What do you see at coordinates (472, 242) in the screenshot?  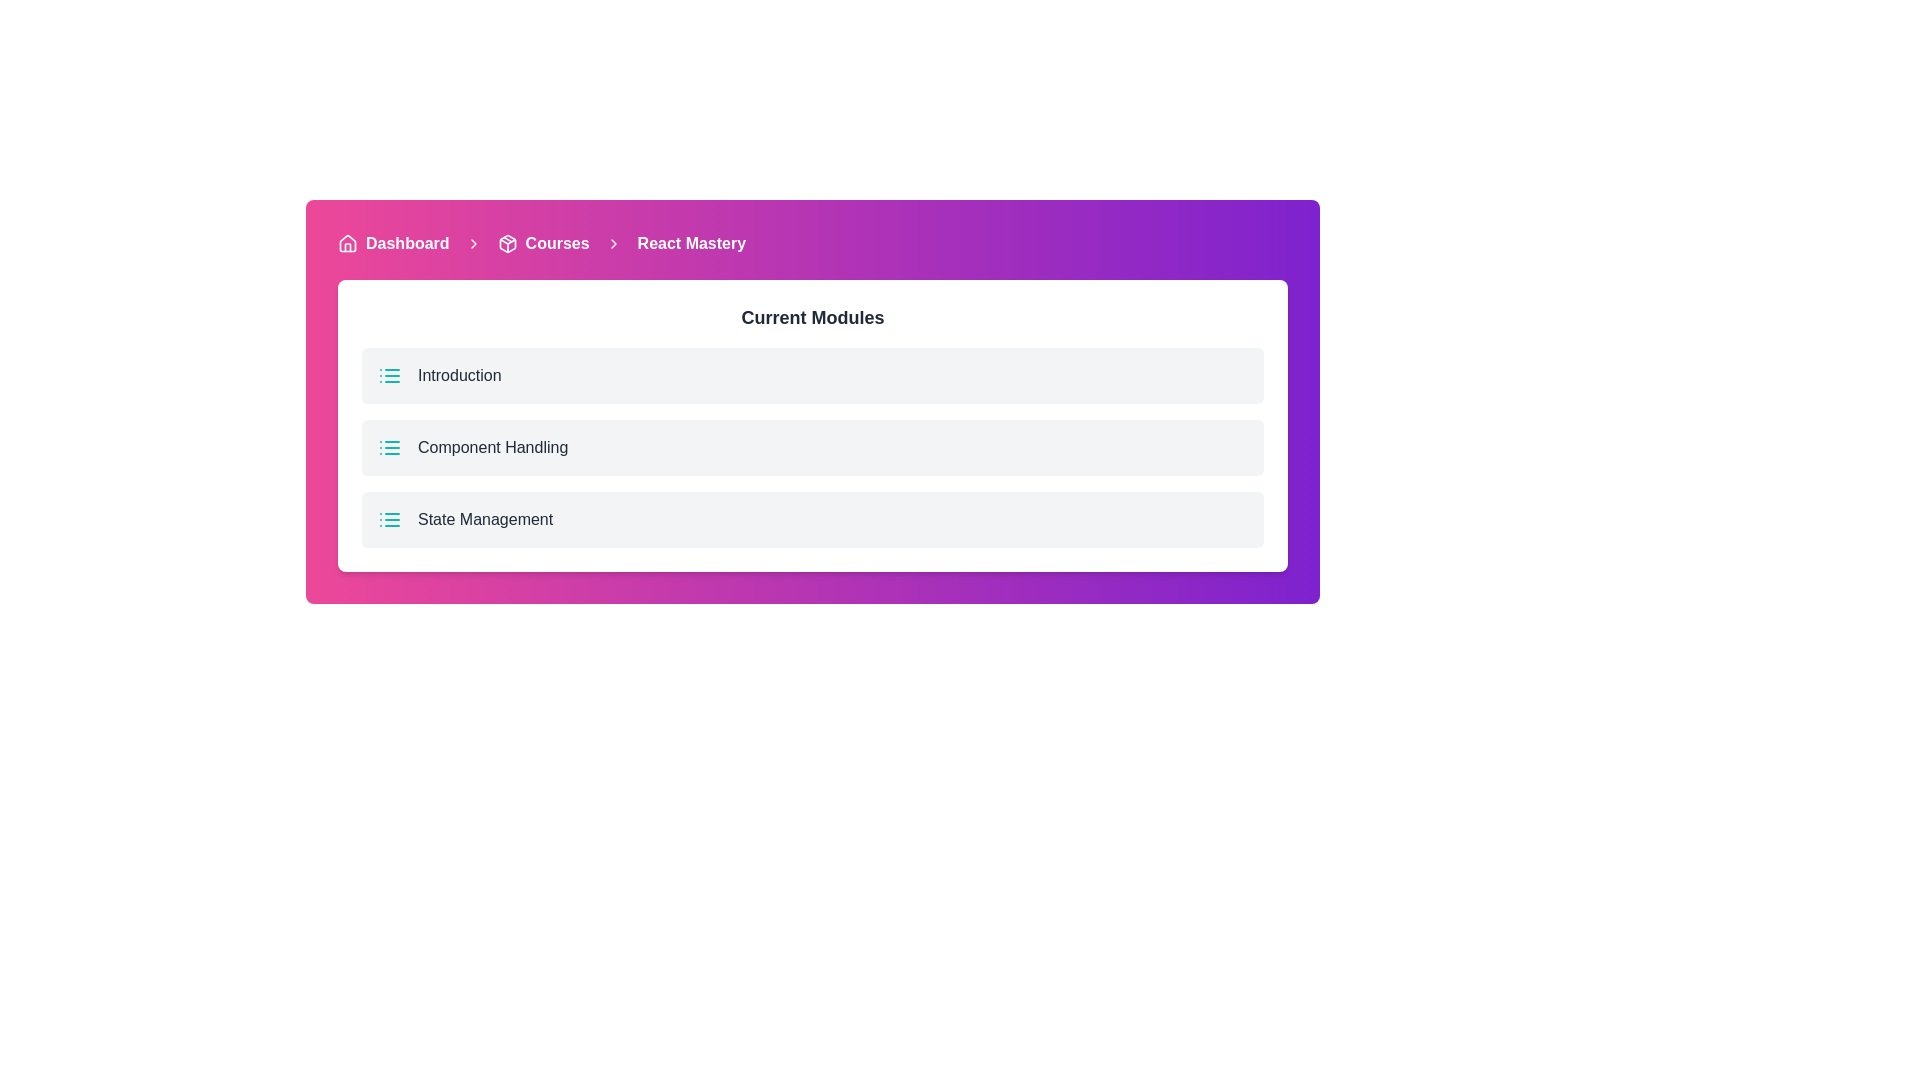 I see `the second arrow separator in the breadcrumb navigation bar, which visually separates 'Dashboard' and 'Courses' links` at bounding box center [472, 242].